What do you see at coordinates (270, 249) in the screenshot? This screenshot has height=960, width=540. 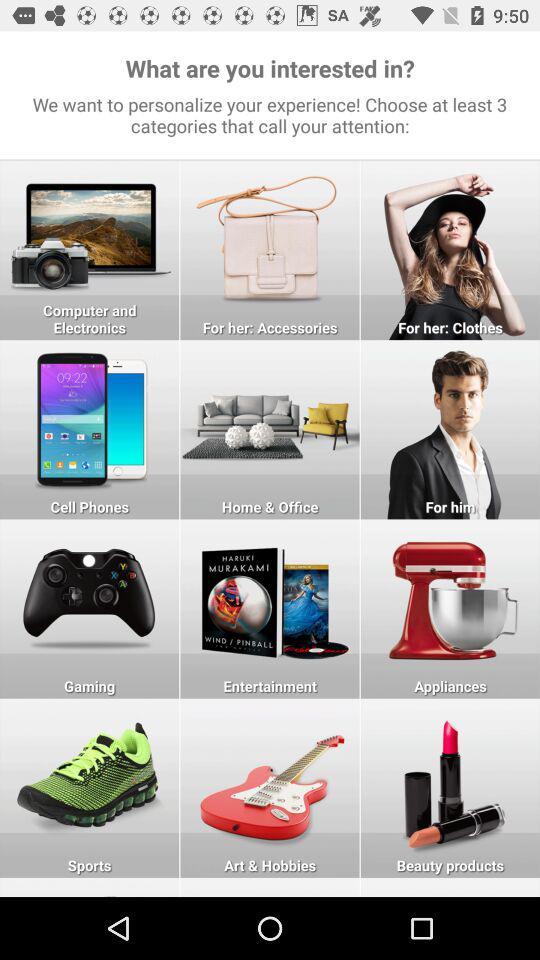 I see `for her accessories` at bounding box center [270, 249].